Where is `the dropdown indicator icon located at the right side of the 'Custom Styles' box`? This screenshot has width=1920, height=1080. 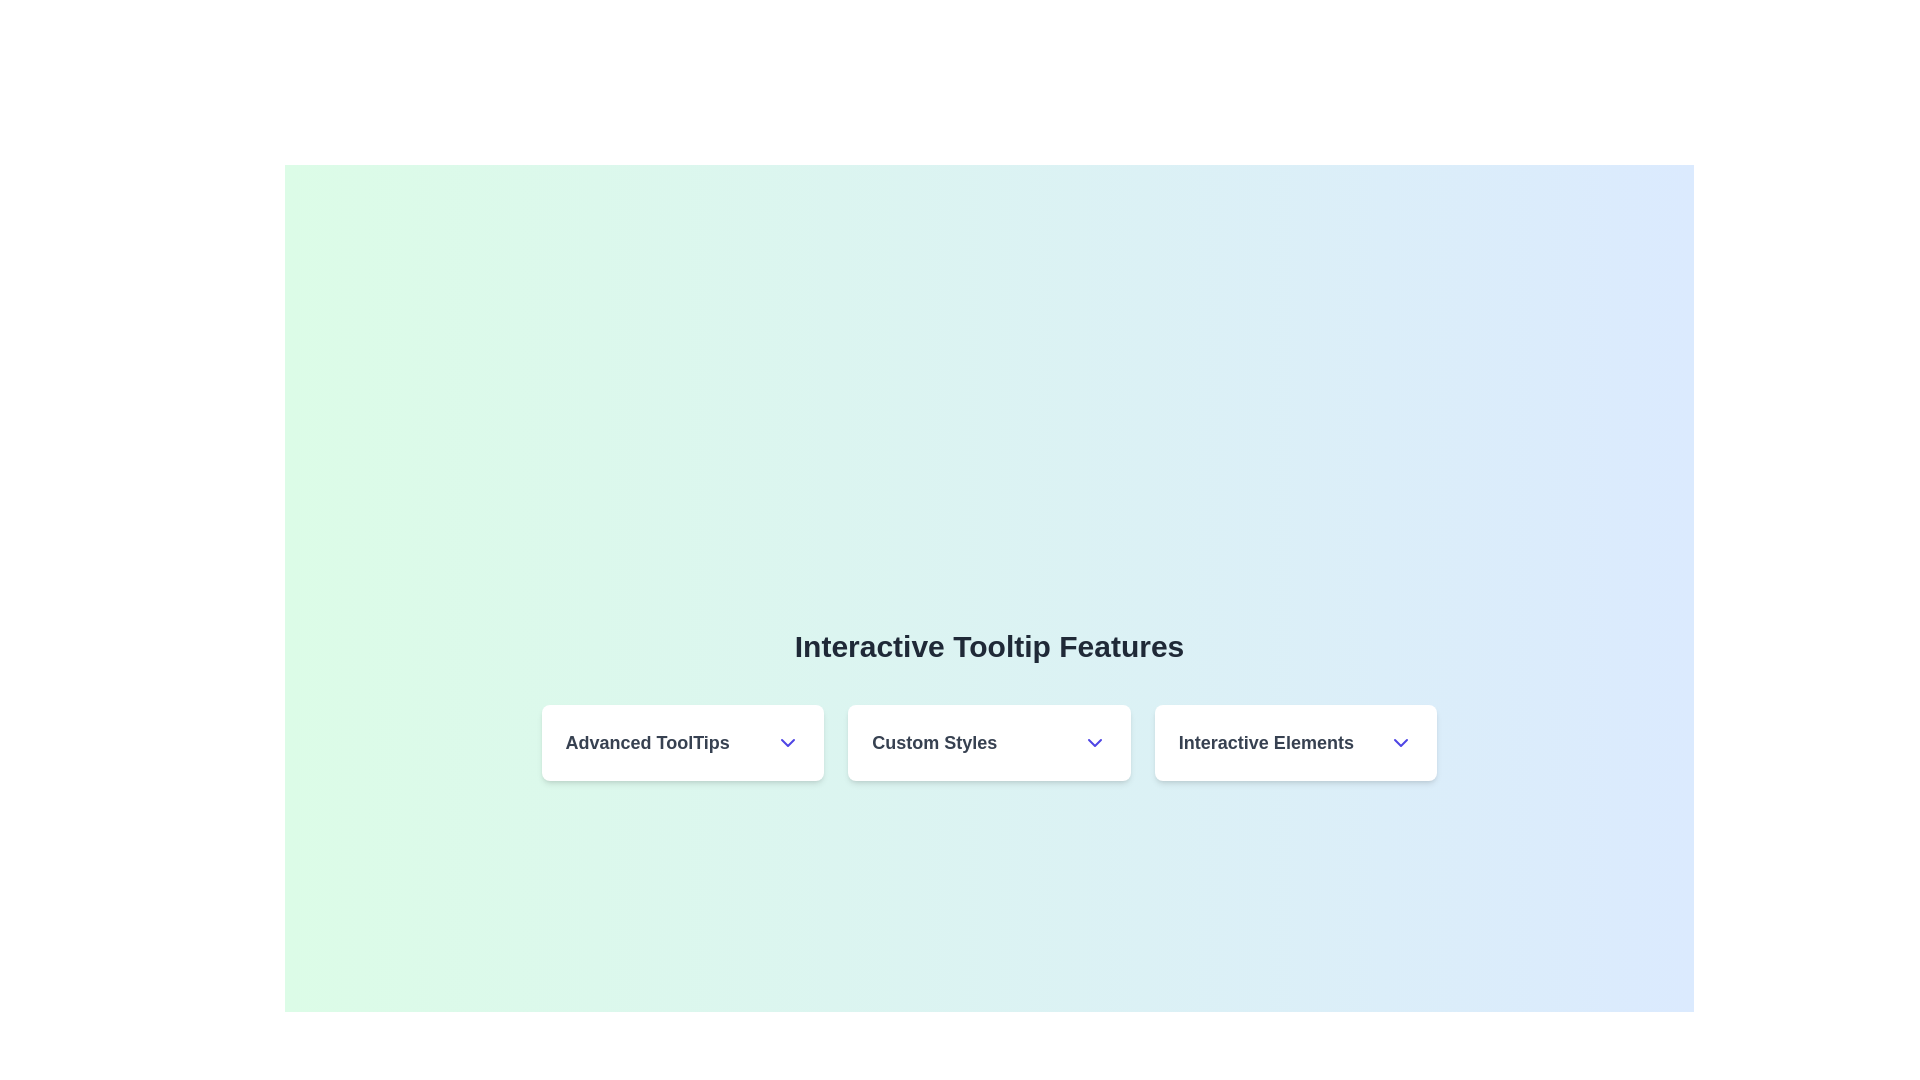
the dropdown indicator icon located at the right side of the 'Custom Styles' box is located at coordinates (1093, 743).